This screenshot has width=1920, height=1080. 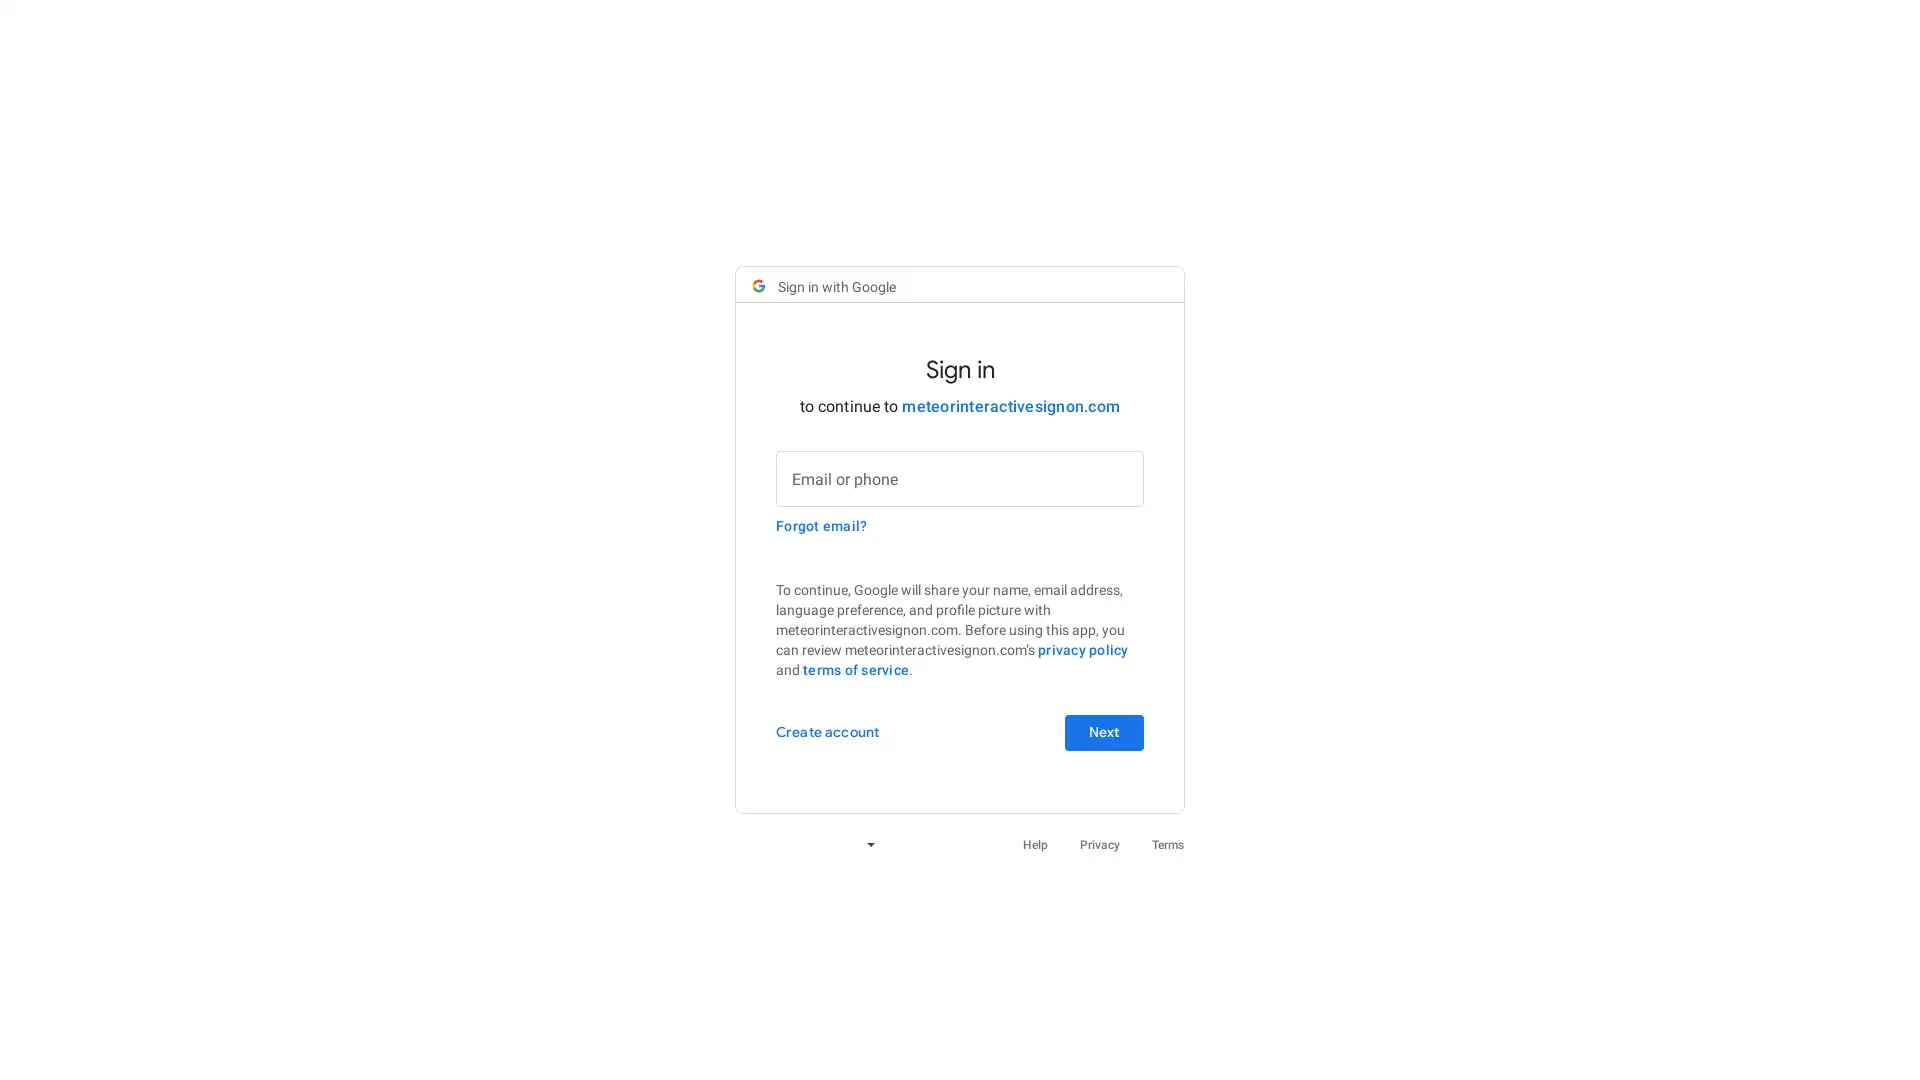 What do you see at coordinates (827, 732) in the screenshot?
I see `Create account` at bounding box center [827, 732].